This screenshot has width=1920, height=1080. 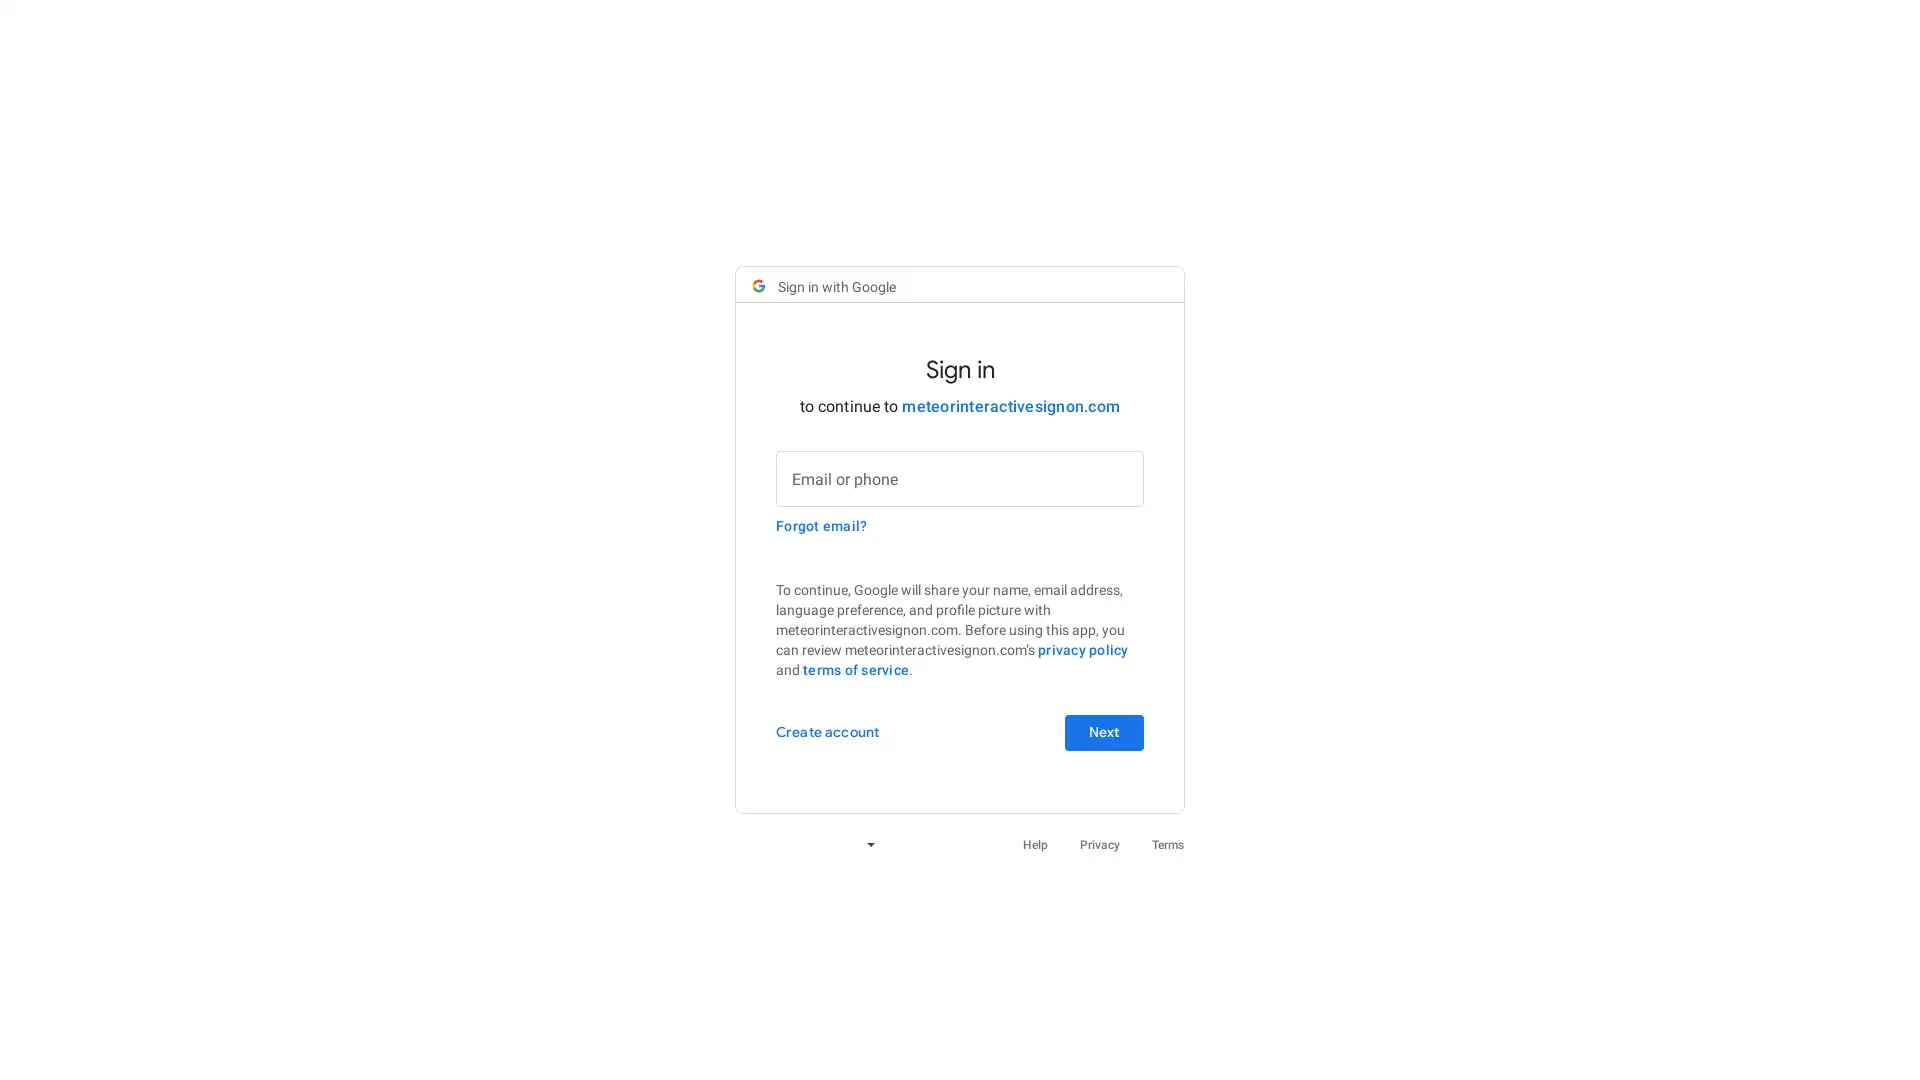 What do you see at coordinates (827, 732) in the screenshot?
I see `Create account` at bounding box center [827, 732].